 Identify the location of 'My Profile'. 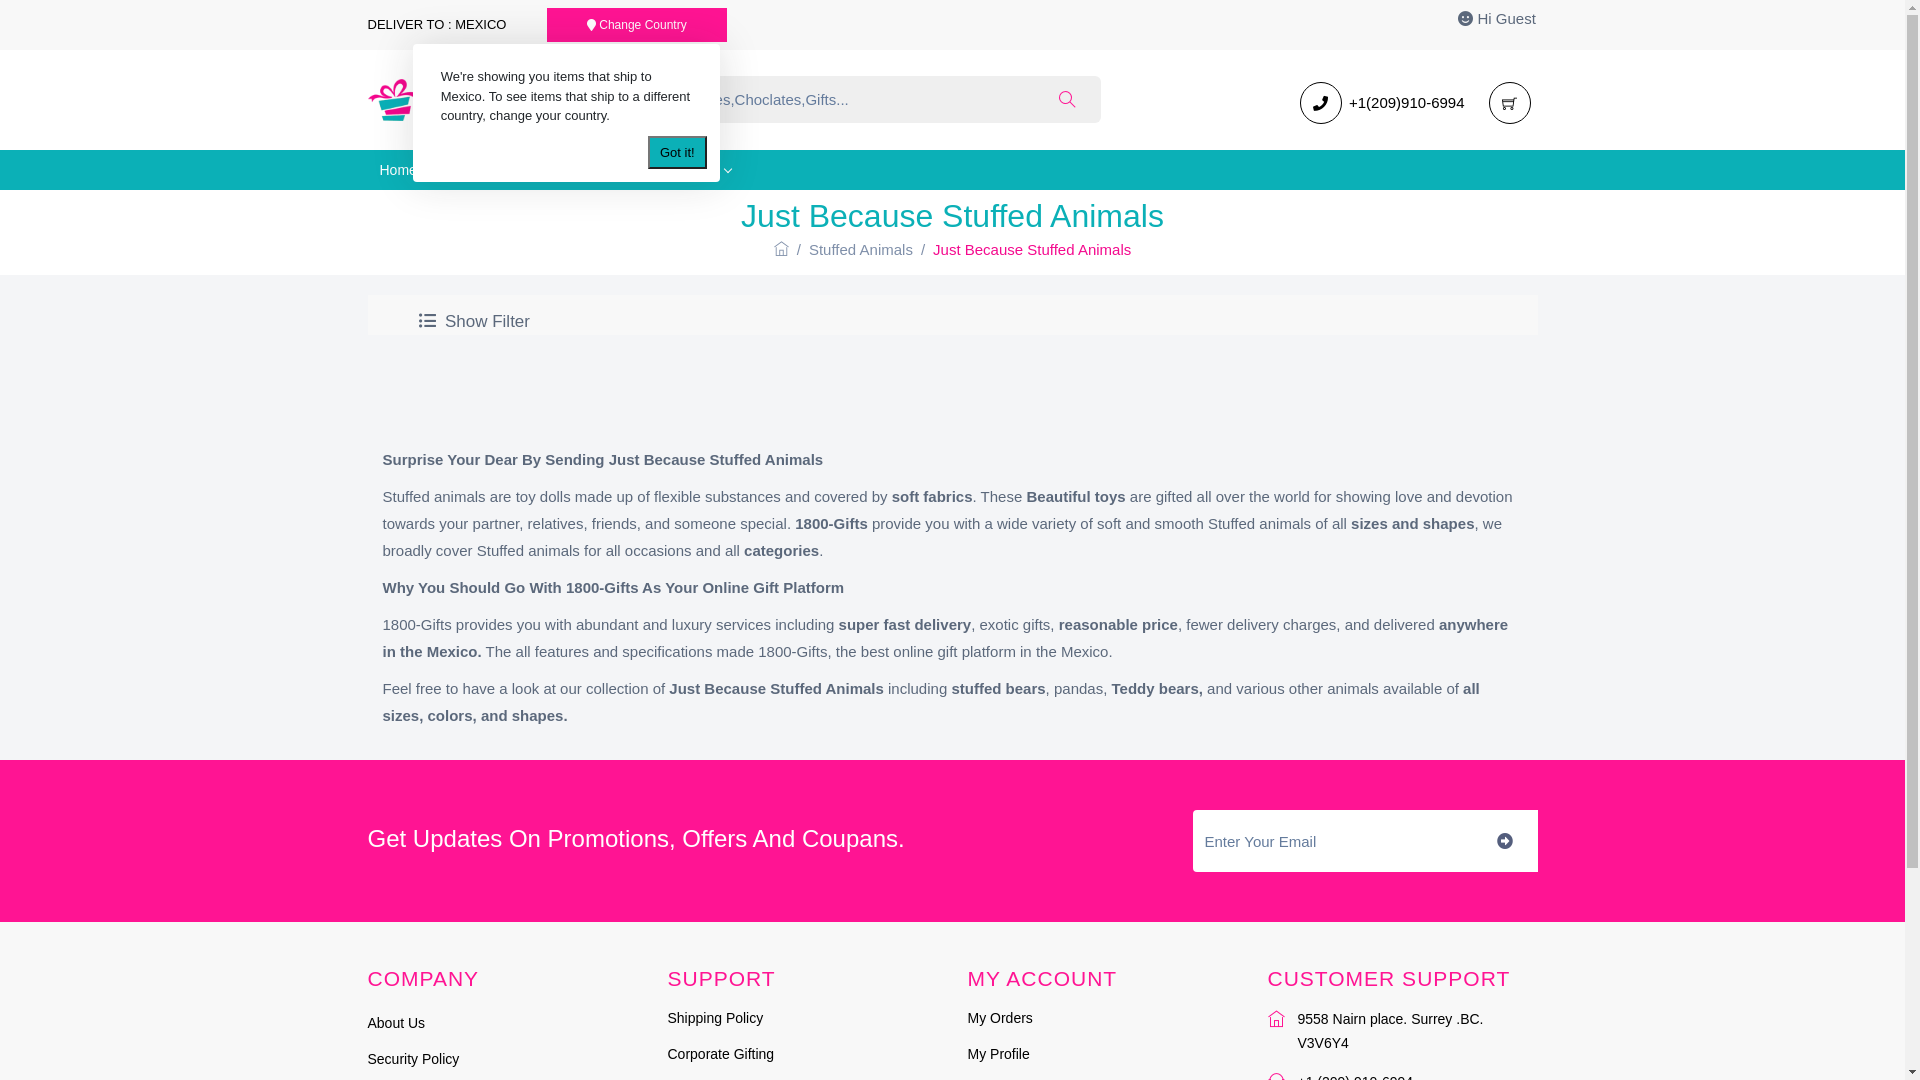
(998, 1052).